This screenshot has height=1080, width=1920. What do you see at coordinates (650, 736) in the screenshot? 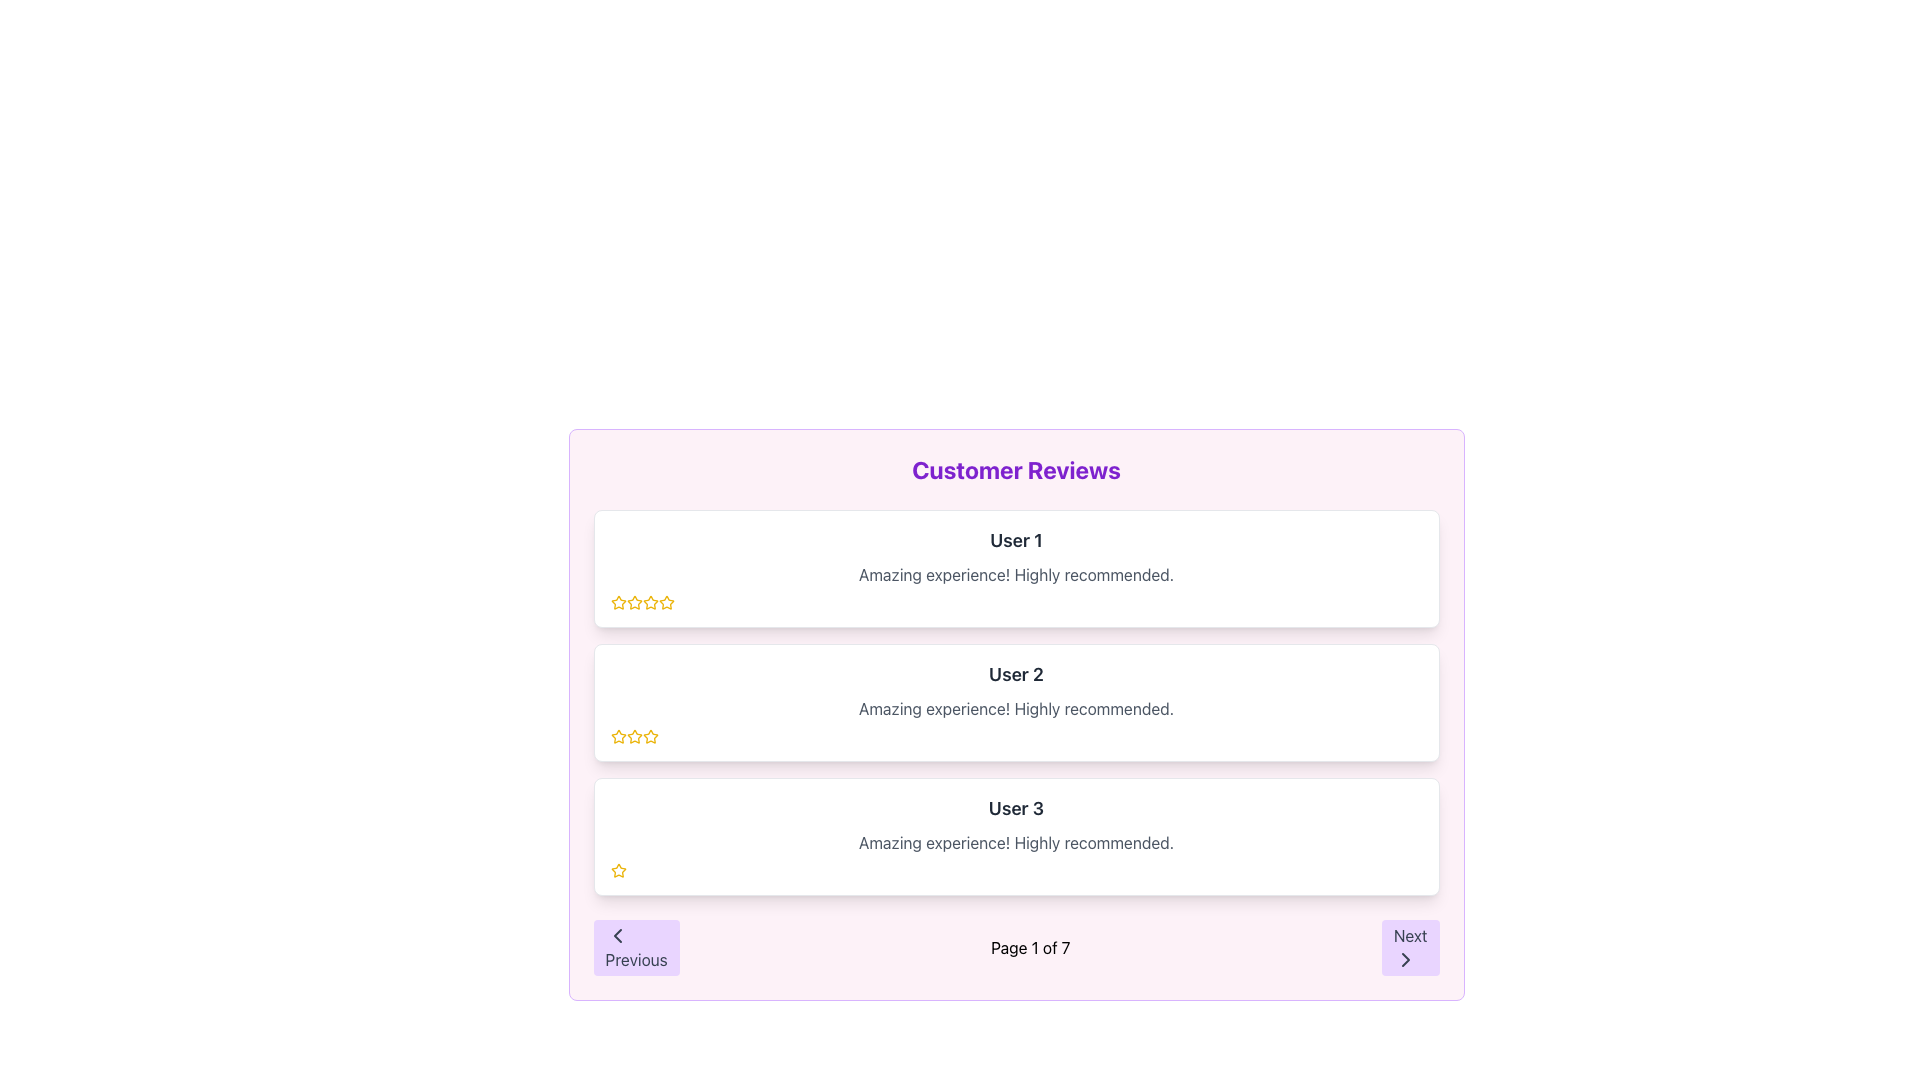
I see `the fourth star icon in the rating system, which has a yellow outline and is associated with user reviews` at bounding box center [650, 736].